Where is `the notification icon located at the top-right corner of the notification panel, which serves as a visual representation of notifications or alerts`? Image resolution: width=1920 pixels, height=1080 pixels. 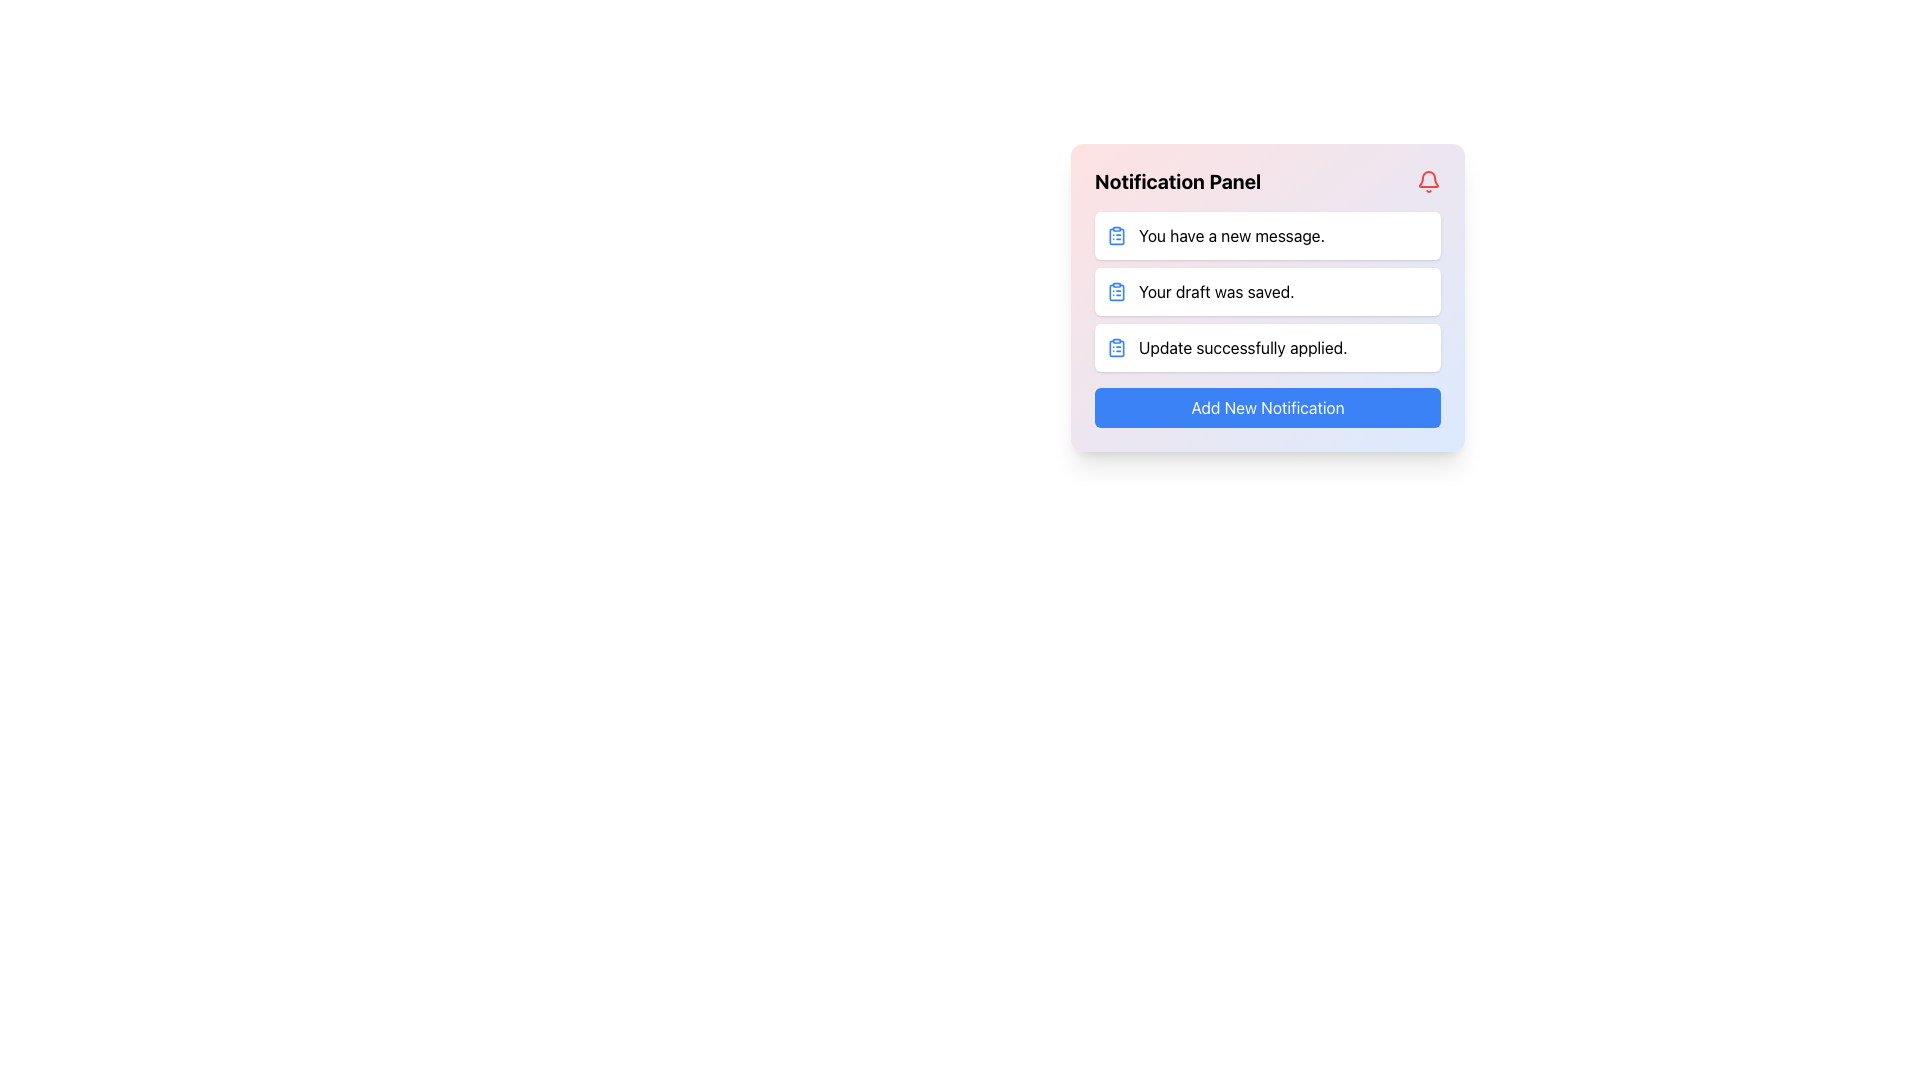 the notification icon located at the top-right corner of the notification panel, which serves as a visual representation of notifications or alerts is located at coordinates (1428, 178).